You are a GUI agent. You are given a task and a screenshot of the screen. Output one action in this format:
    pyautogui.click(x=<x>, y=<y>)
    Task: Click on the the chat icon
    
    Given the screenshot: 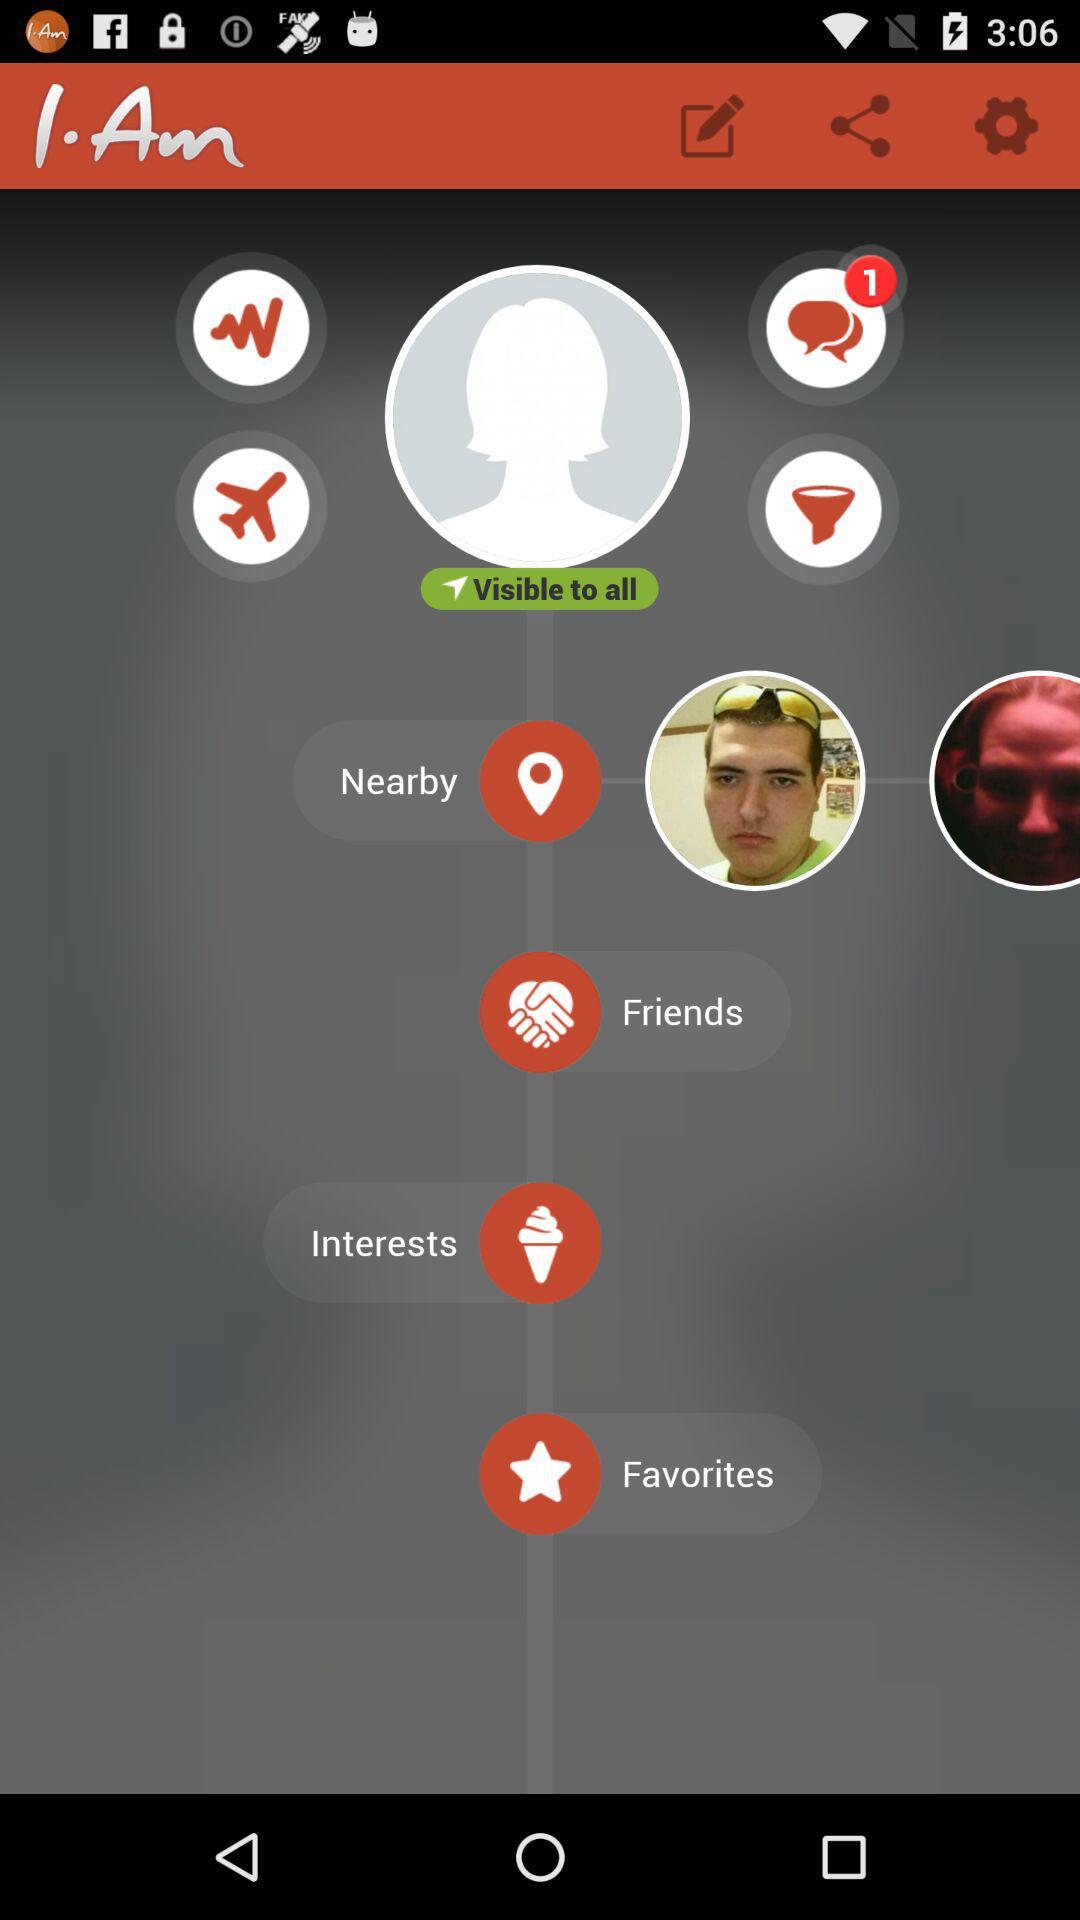 What is the action you would take?
    pyautogui.click(x=826, y=351)
    